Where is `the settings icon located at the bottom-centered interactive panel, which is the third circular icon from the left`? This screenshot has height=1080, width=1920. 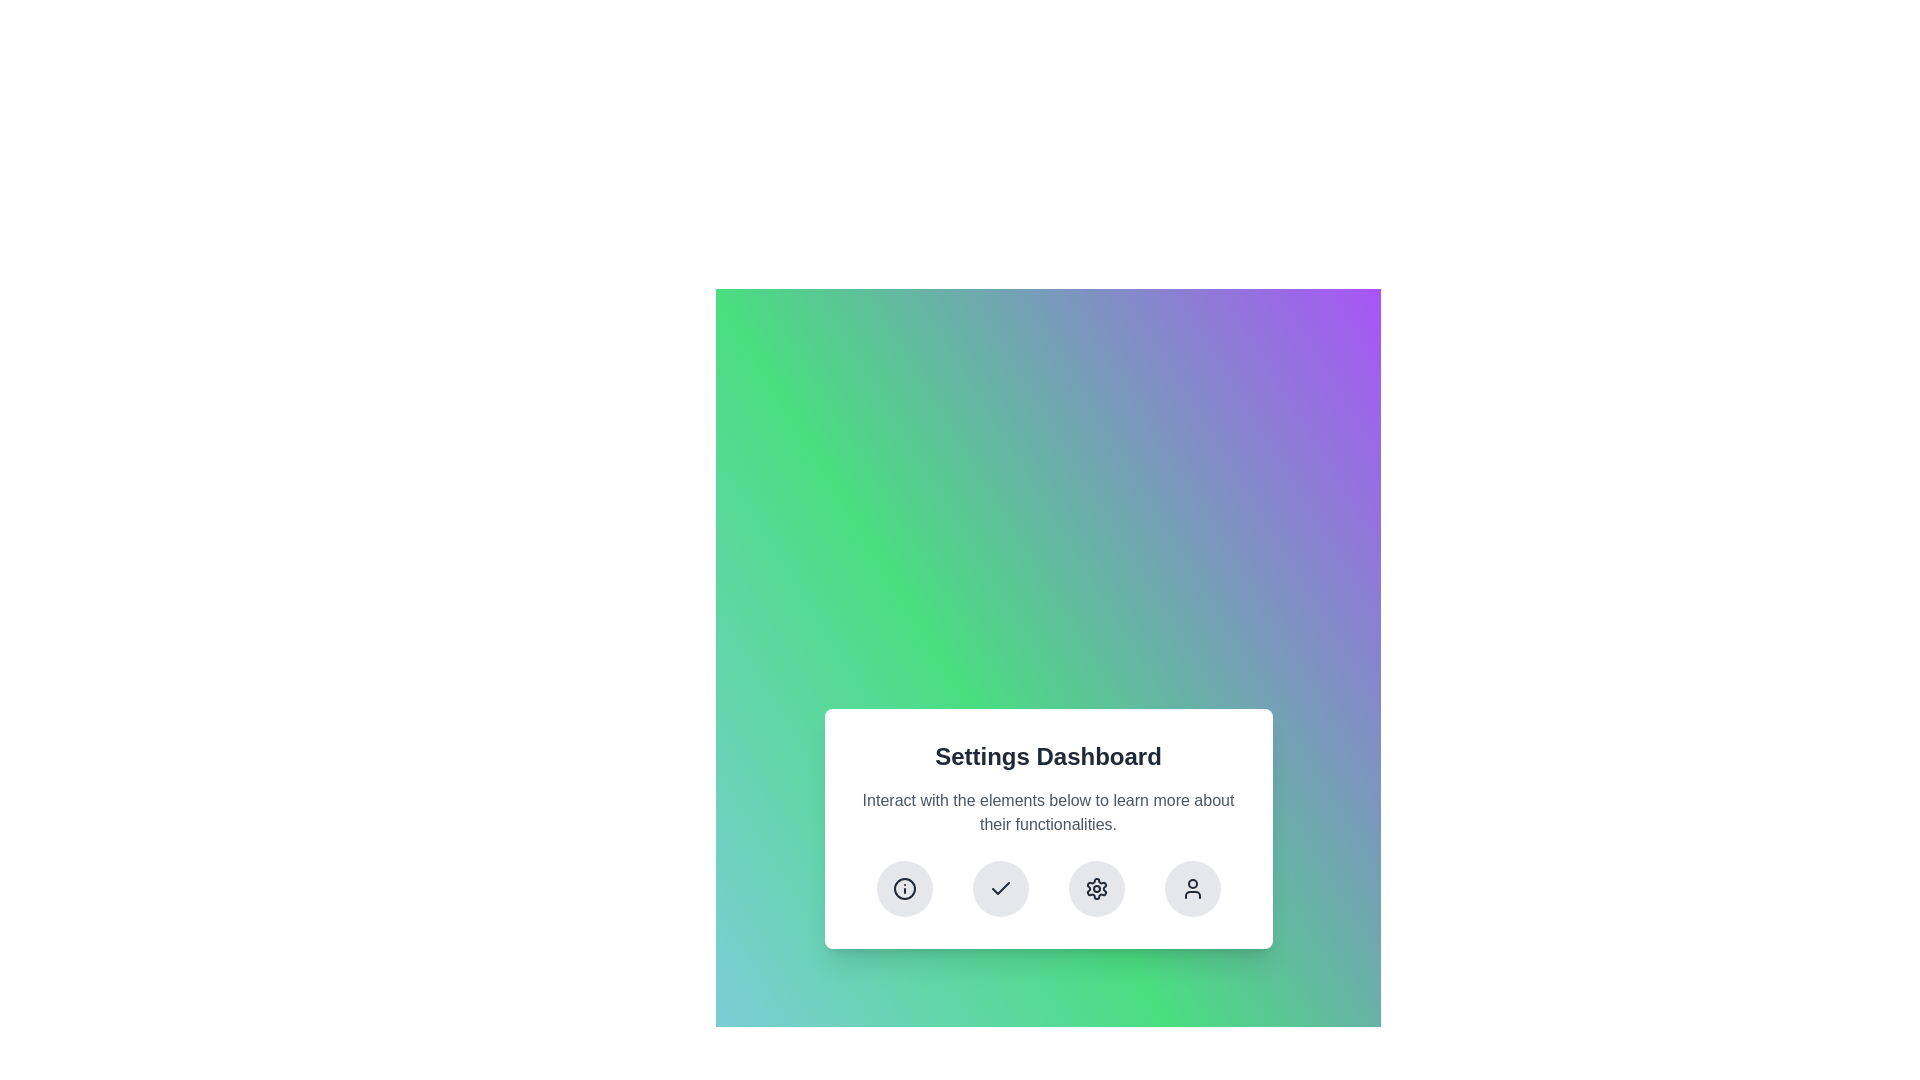
the settings icon located at the bottom-centered interactive panel, which is the third circular icon from the left is located at coordinates (1095, 887).